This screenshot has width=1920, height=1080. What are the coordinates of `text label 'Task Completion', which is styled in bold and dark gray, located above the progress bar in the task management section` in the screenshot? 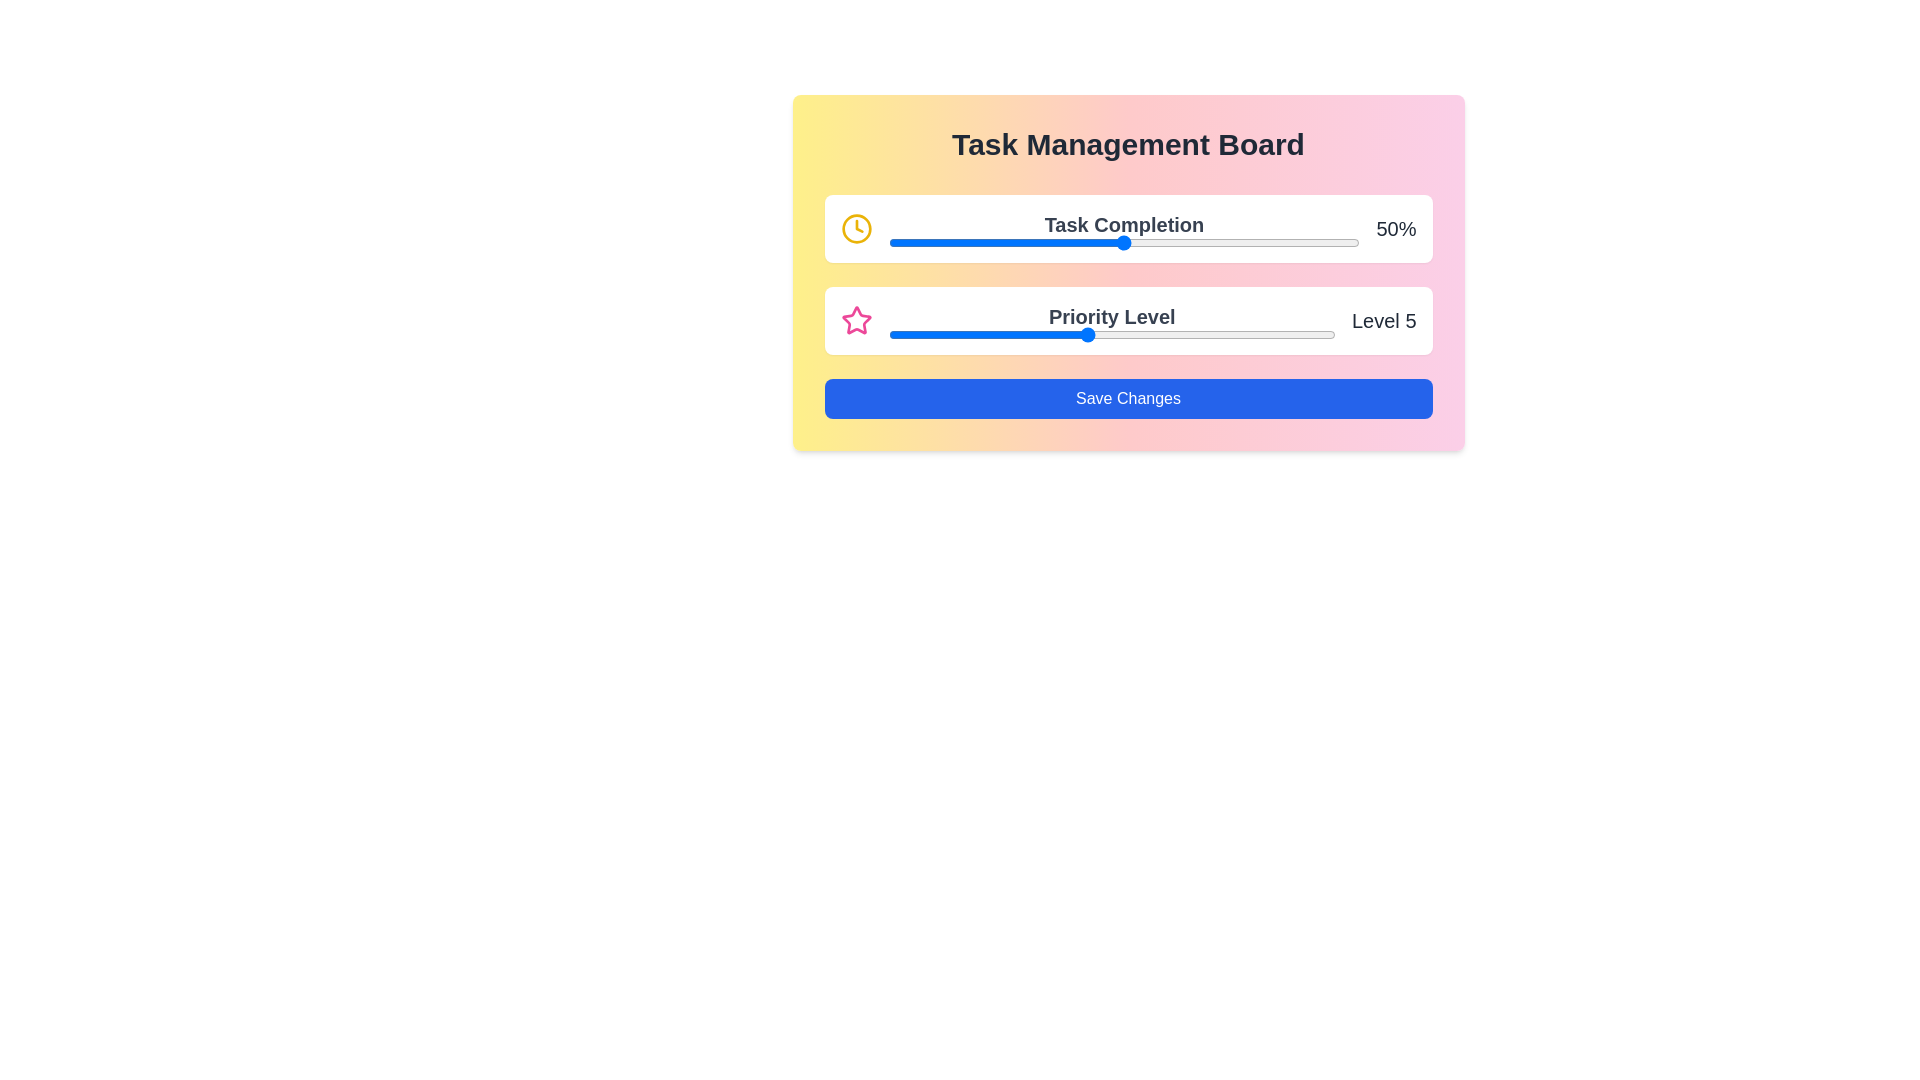 It's located at (1124, 224).